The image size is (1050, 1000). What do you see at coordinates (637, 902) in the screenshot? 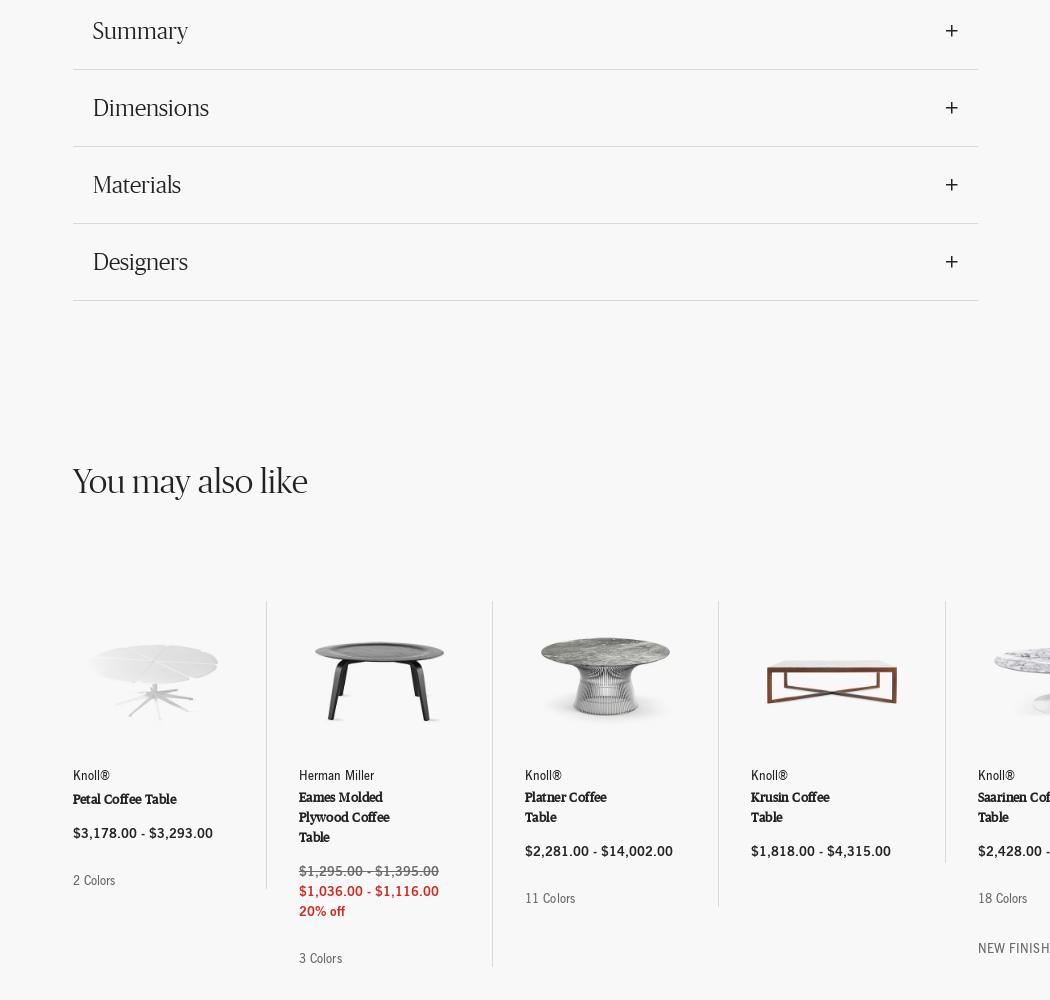
I see `'+ More Options'` at bounding box center [637, 902].